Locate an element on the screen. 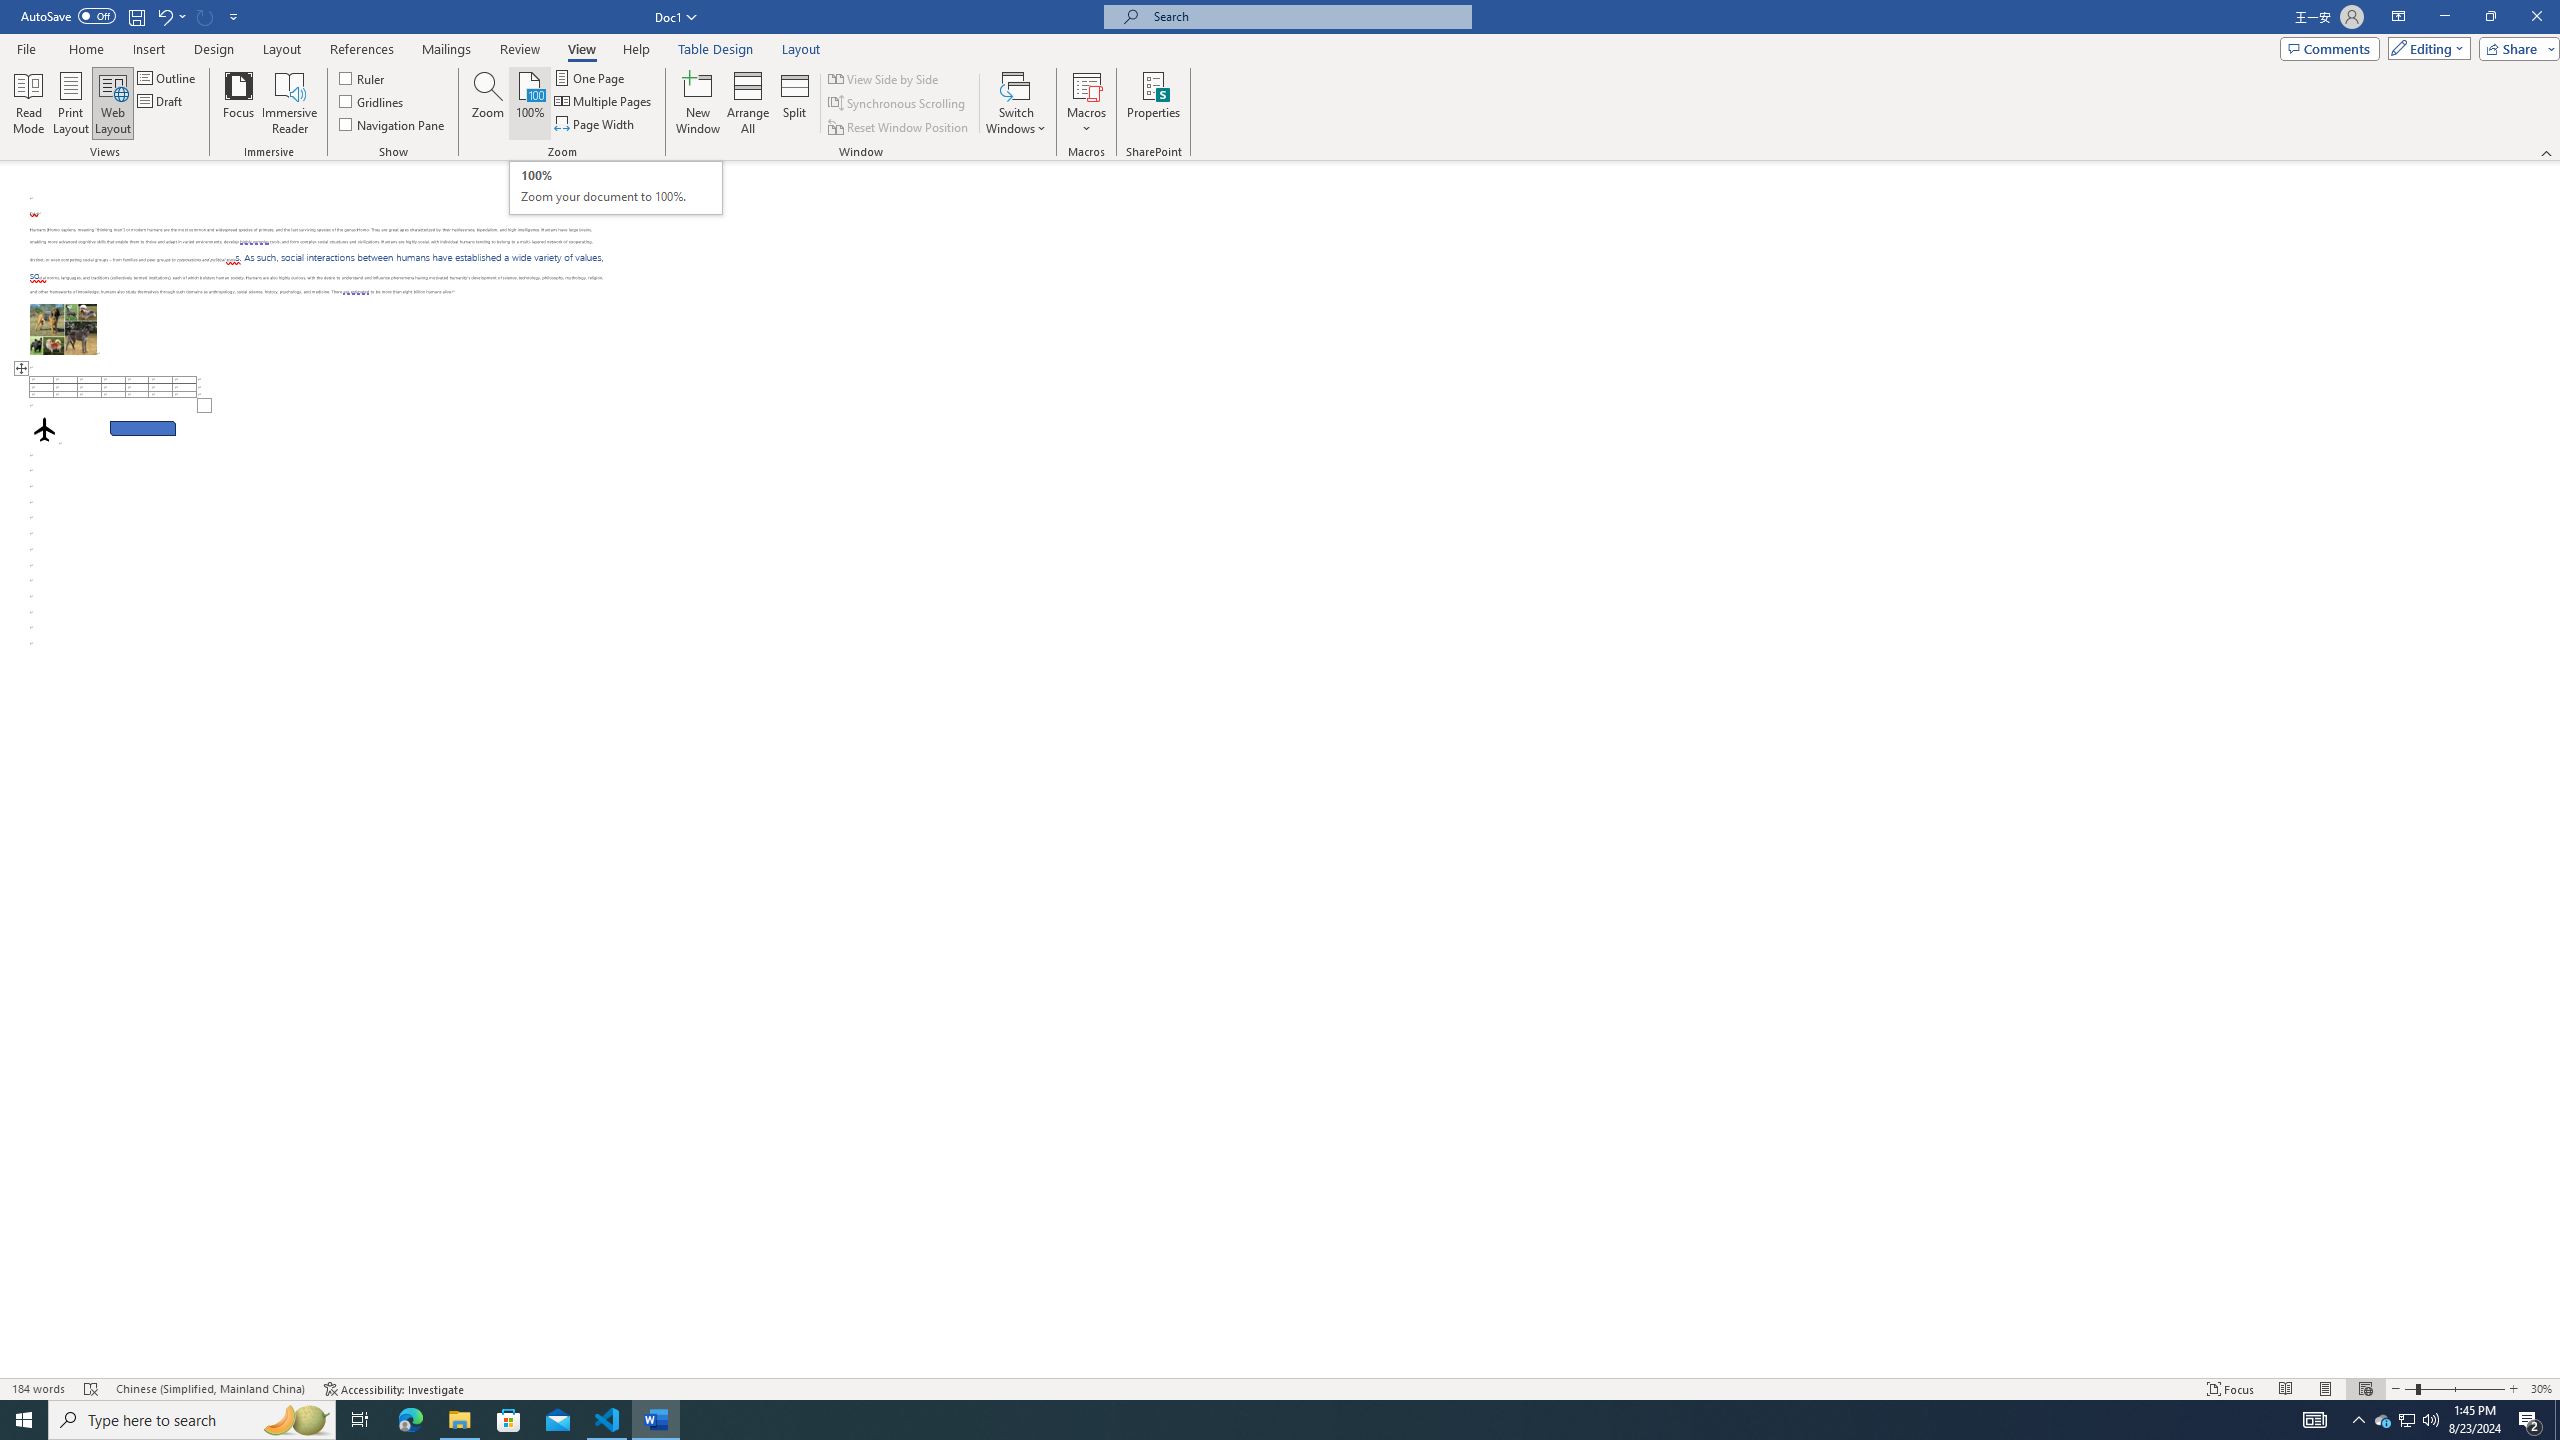 This screenshot has height=1440, width=2560. 'Zoom...' is located at coordinates (486, 103).